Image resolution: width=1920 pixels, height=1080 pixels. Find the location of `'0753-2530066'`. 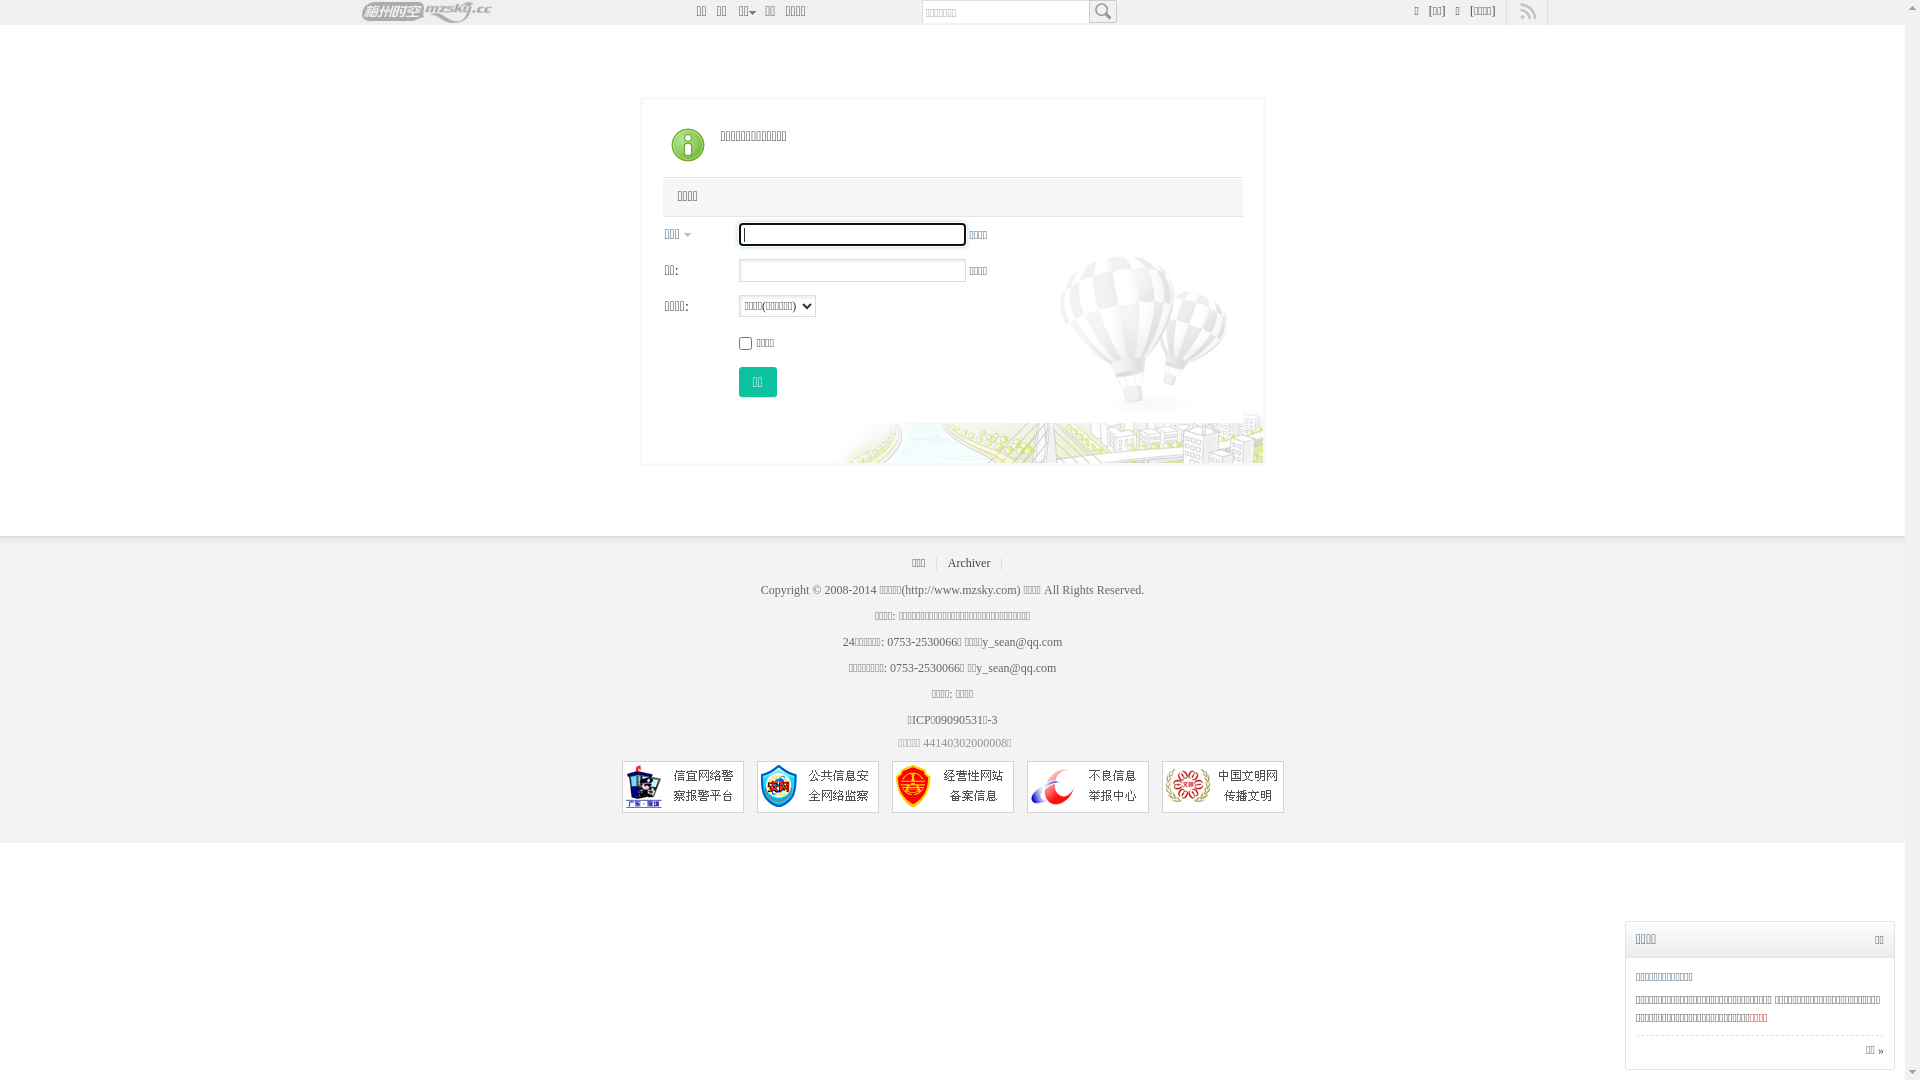

'0753-2530066' is located at coordinates (920, 641).